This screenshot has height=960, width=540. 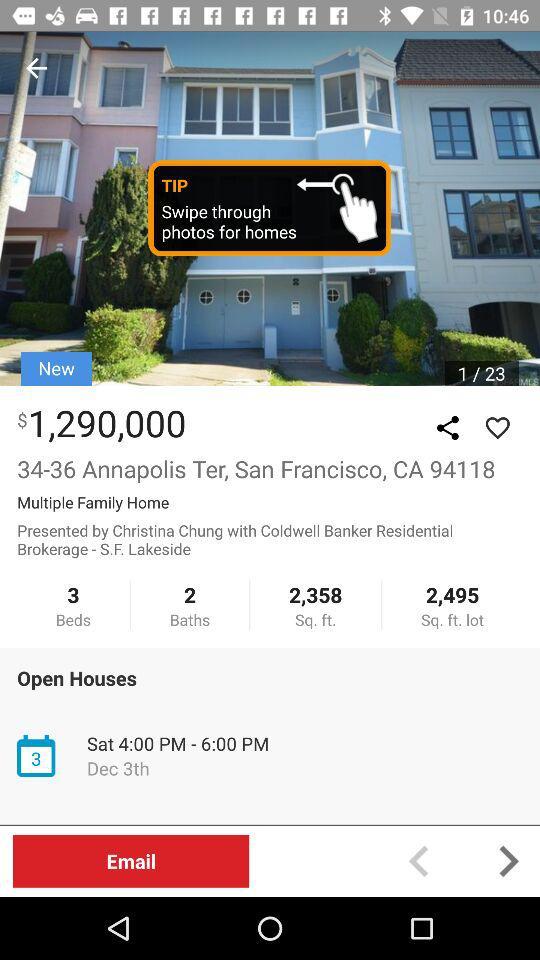 I want to click on the favorite icon, so click(x=496, y=428).